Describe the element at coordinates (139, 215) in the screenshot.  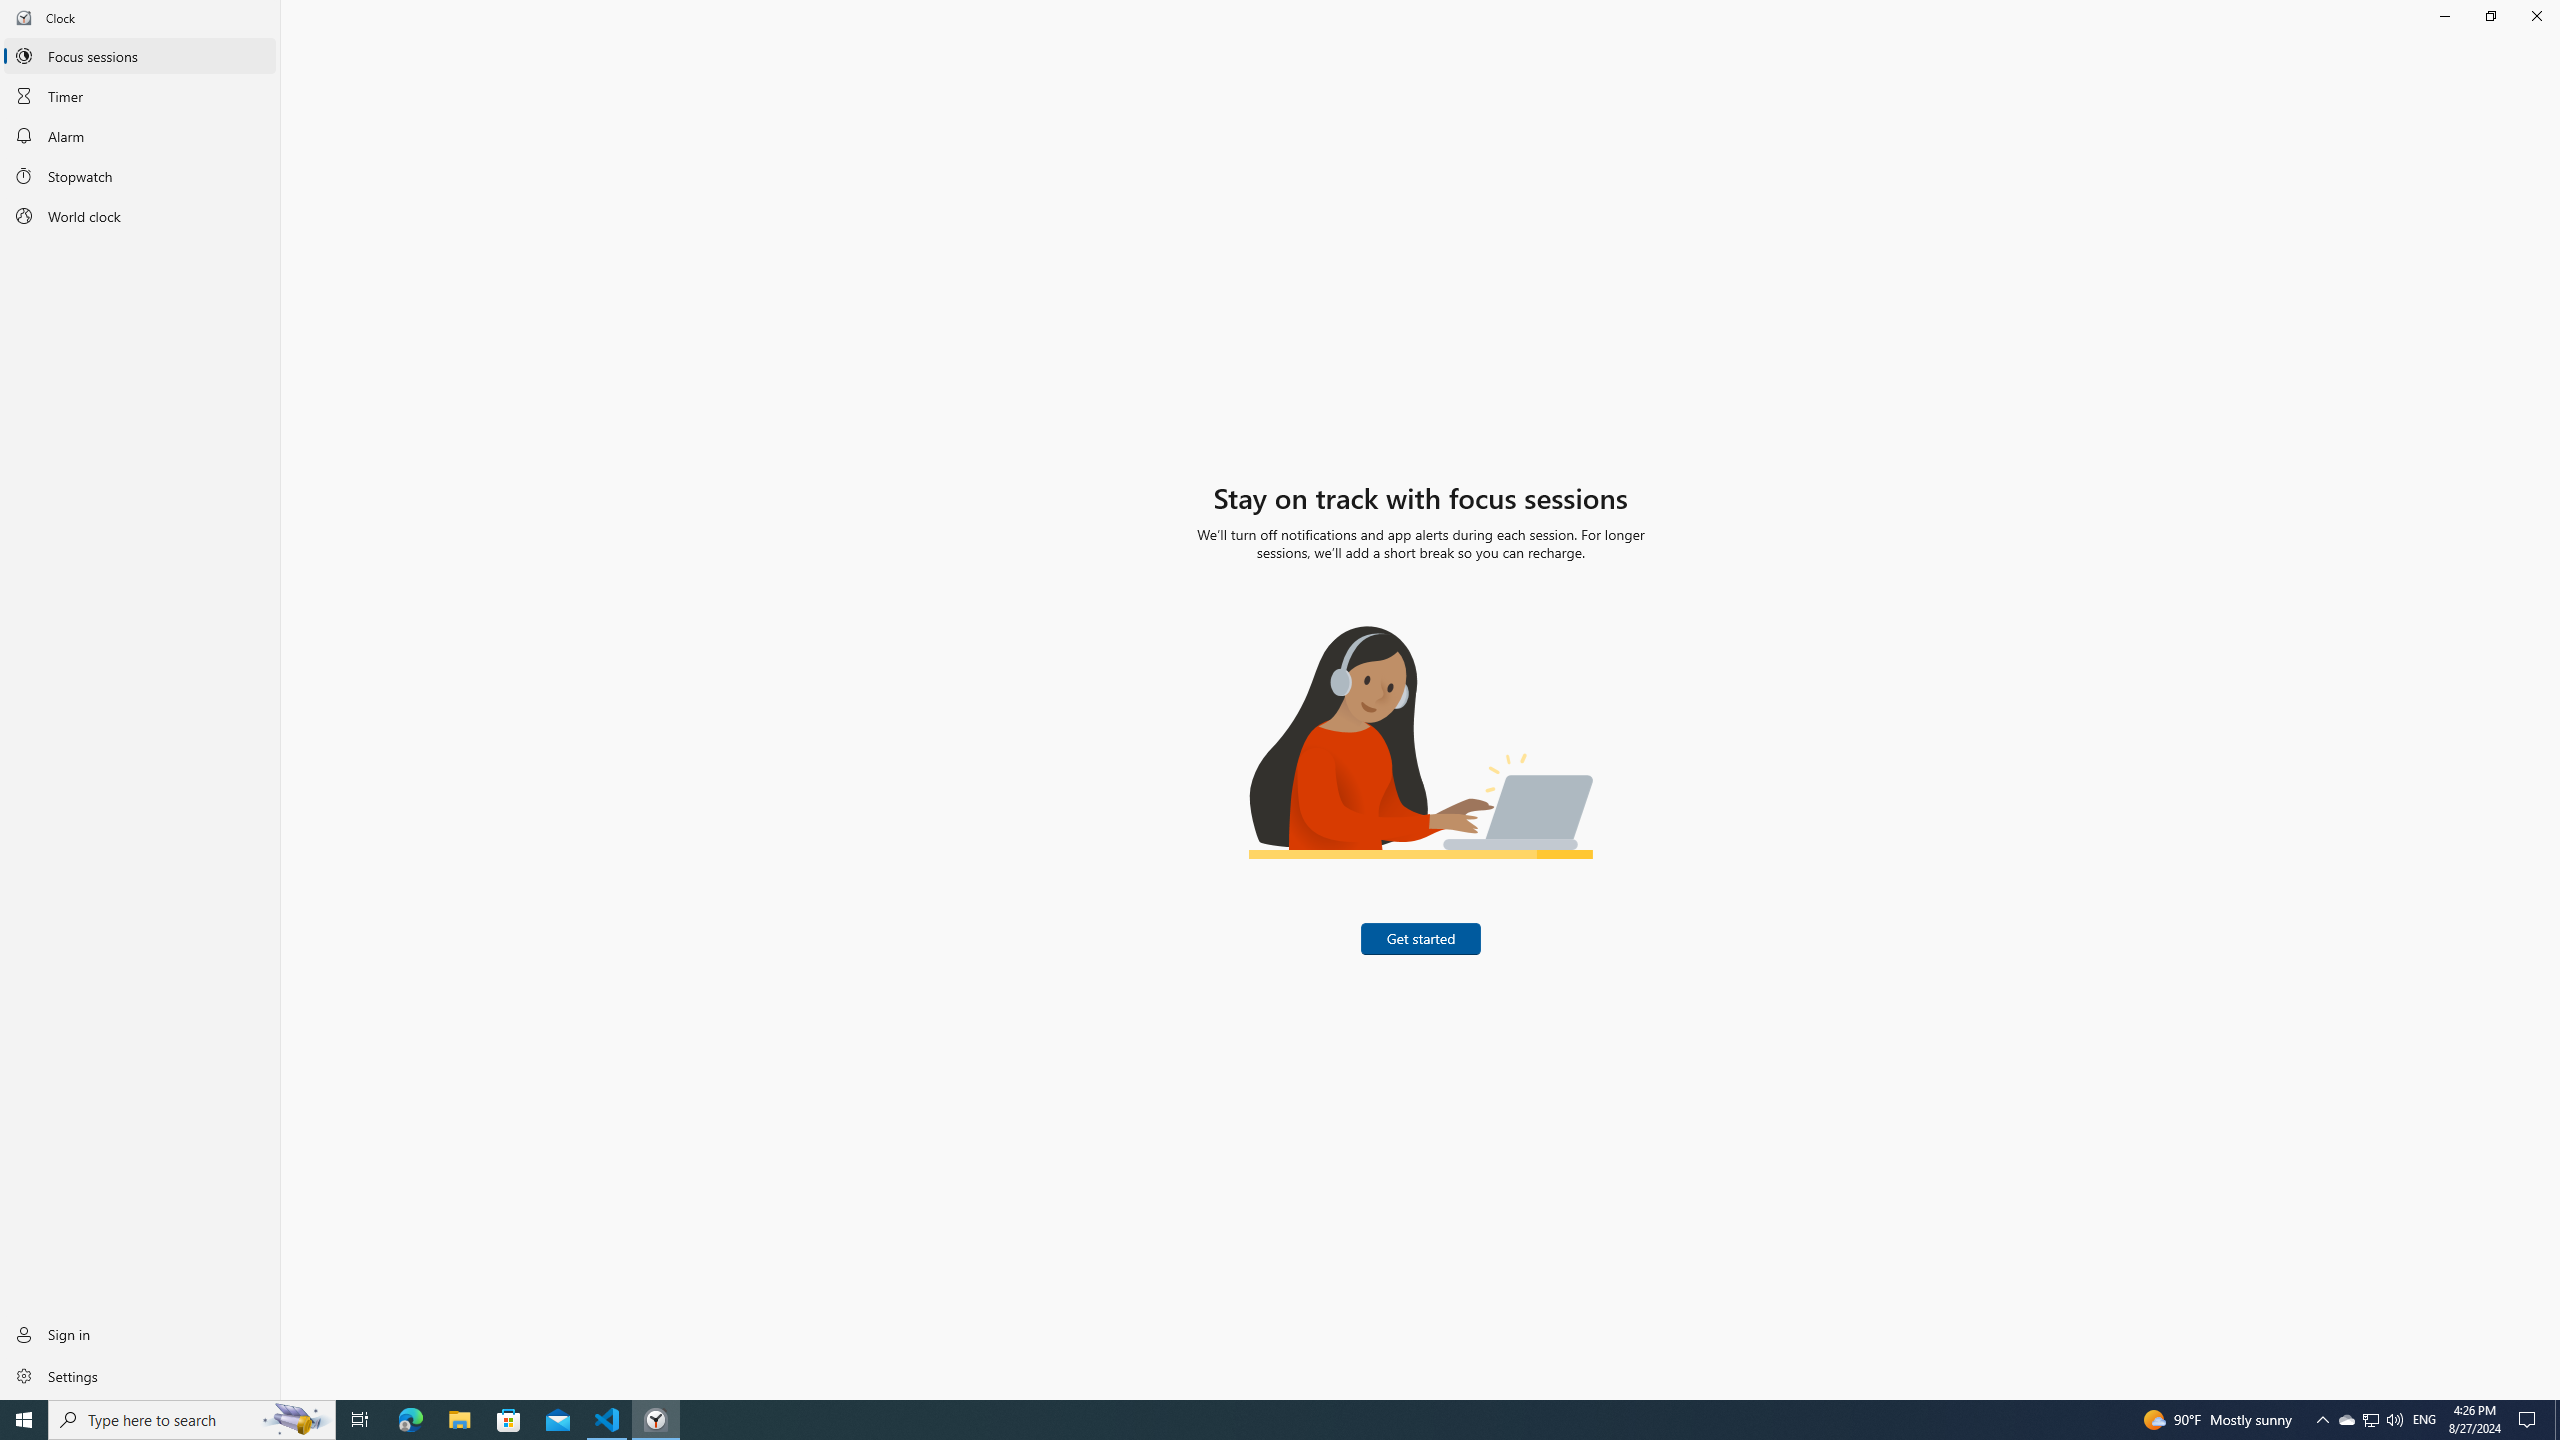
I see `'World clock'` at that location.